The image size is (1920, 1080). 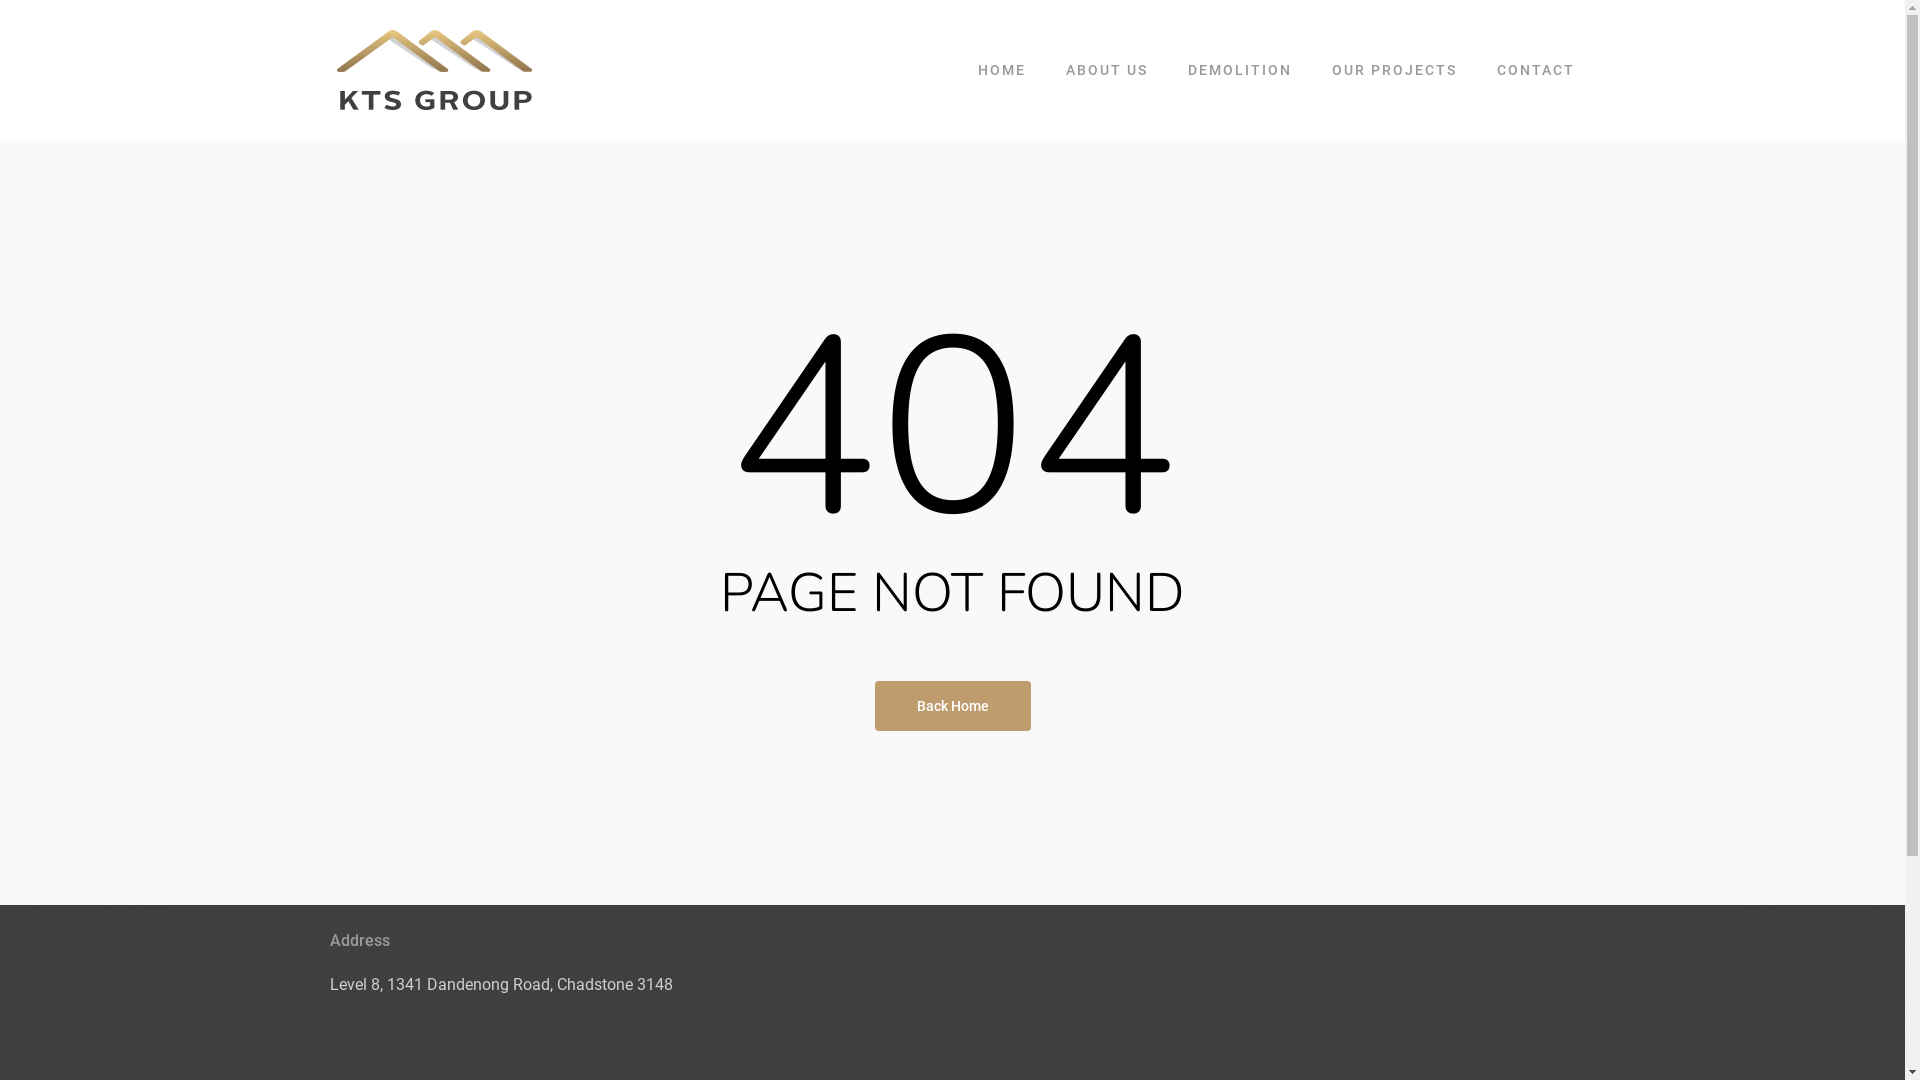 What do you see at coordinates (1535, 68) in the screenshot?
I see `'CONTACT'` at bounding box center [1535, 68].